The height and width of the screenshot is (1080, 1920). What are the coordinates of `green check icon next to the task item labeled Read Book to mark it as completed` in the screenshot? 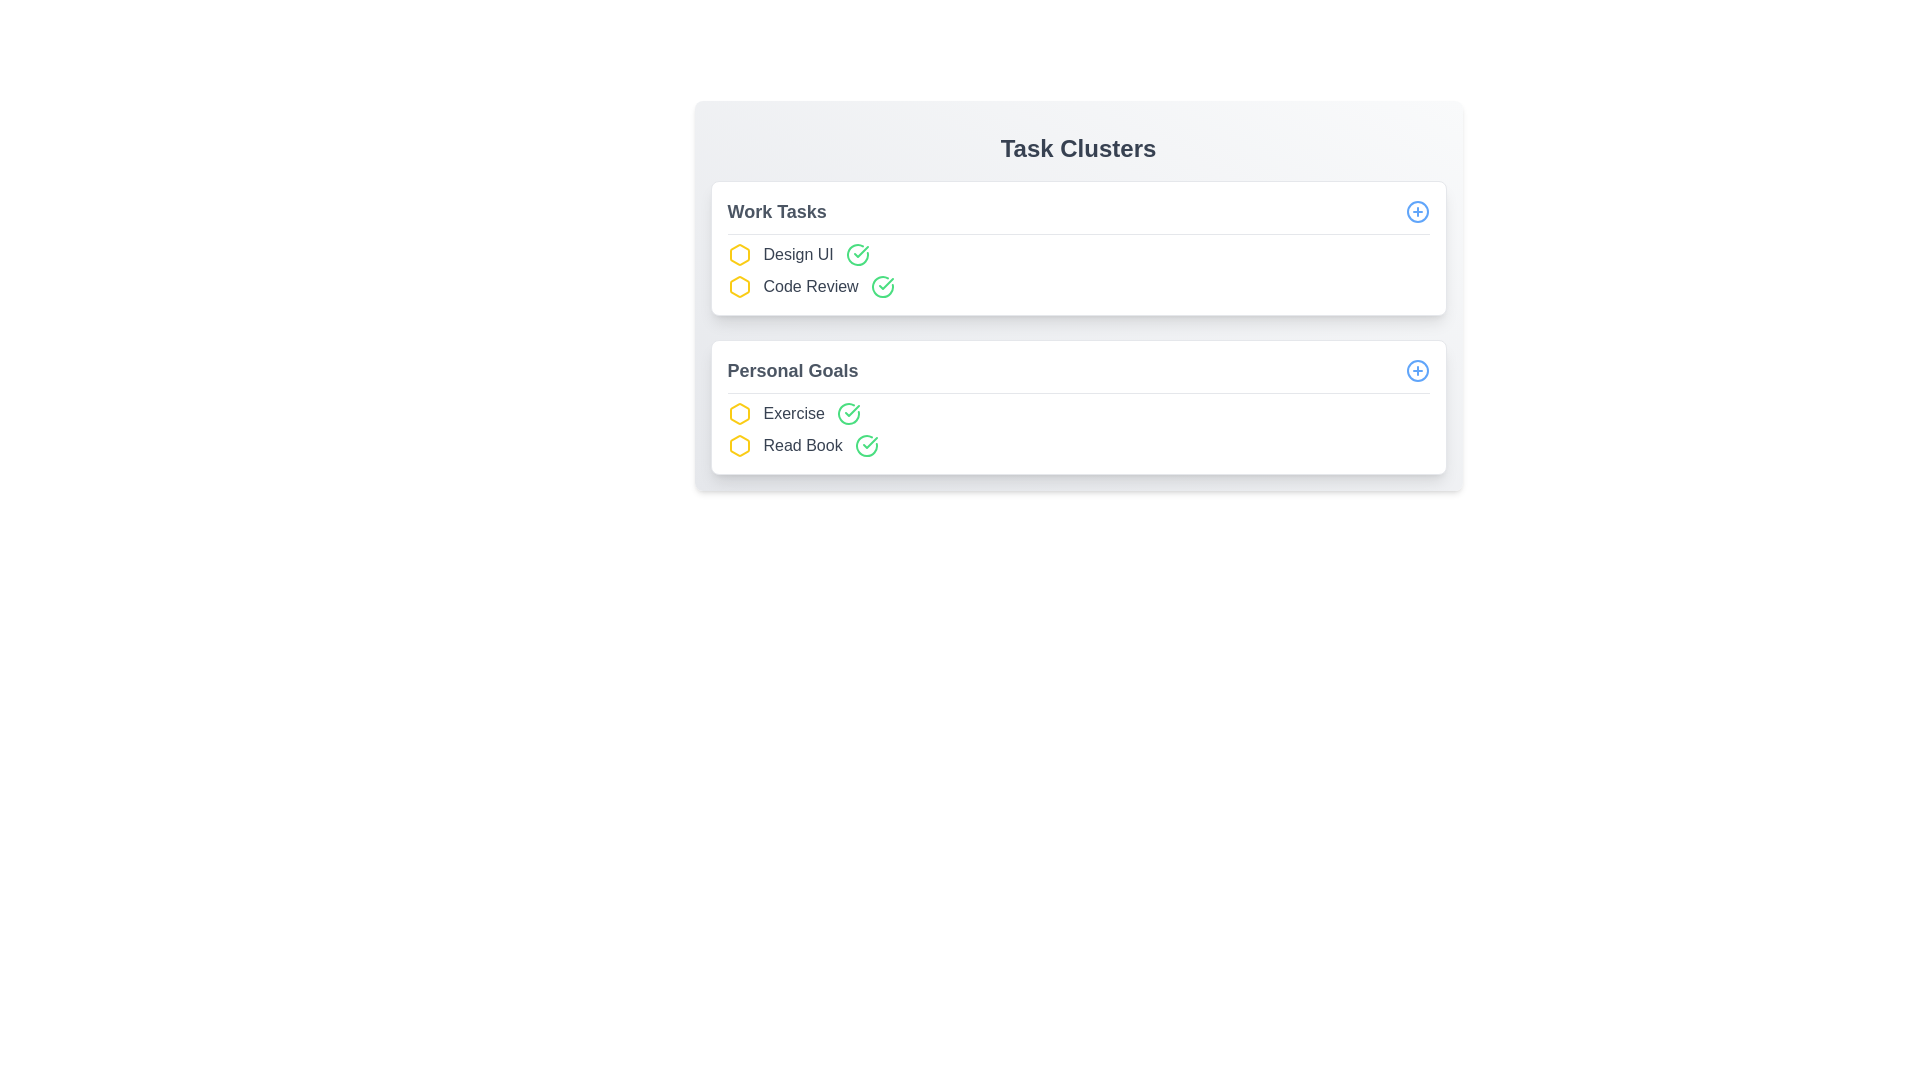 It's located at (866, 445).